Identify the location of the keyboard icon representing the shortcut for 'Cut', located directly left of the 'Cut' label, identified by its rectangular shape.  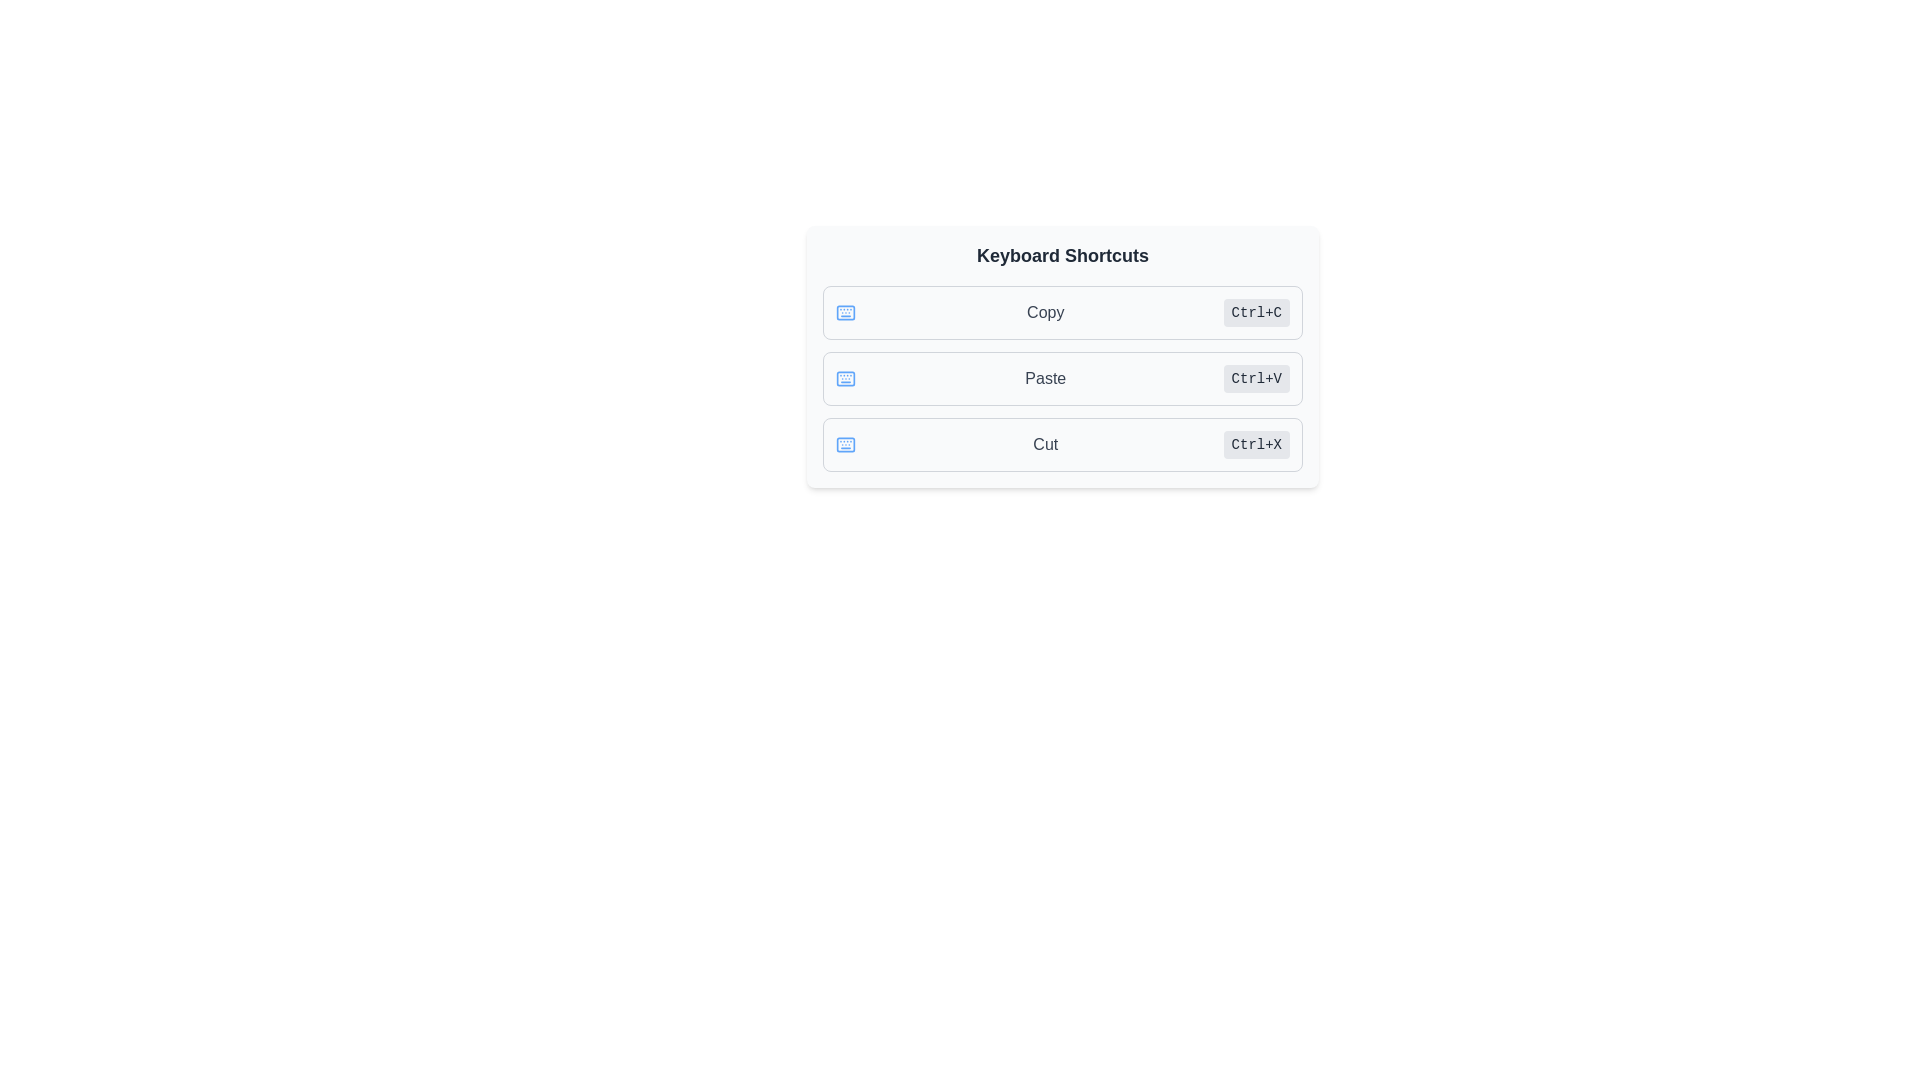
(845, 443).